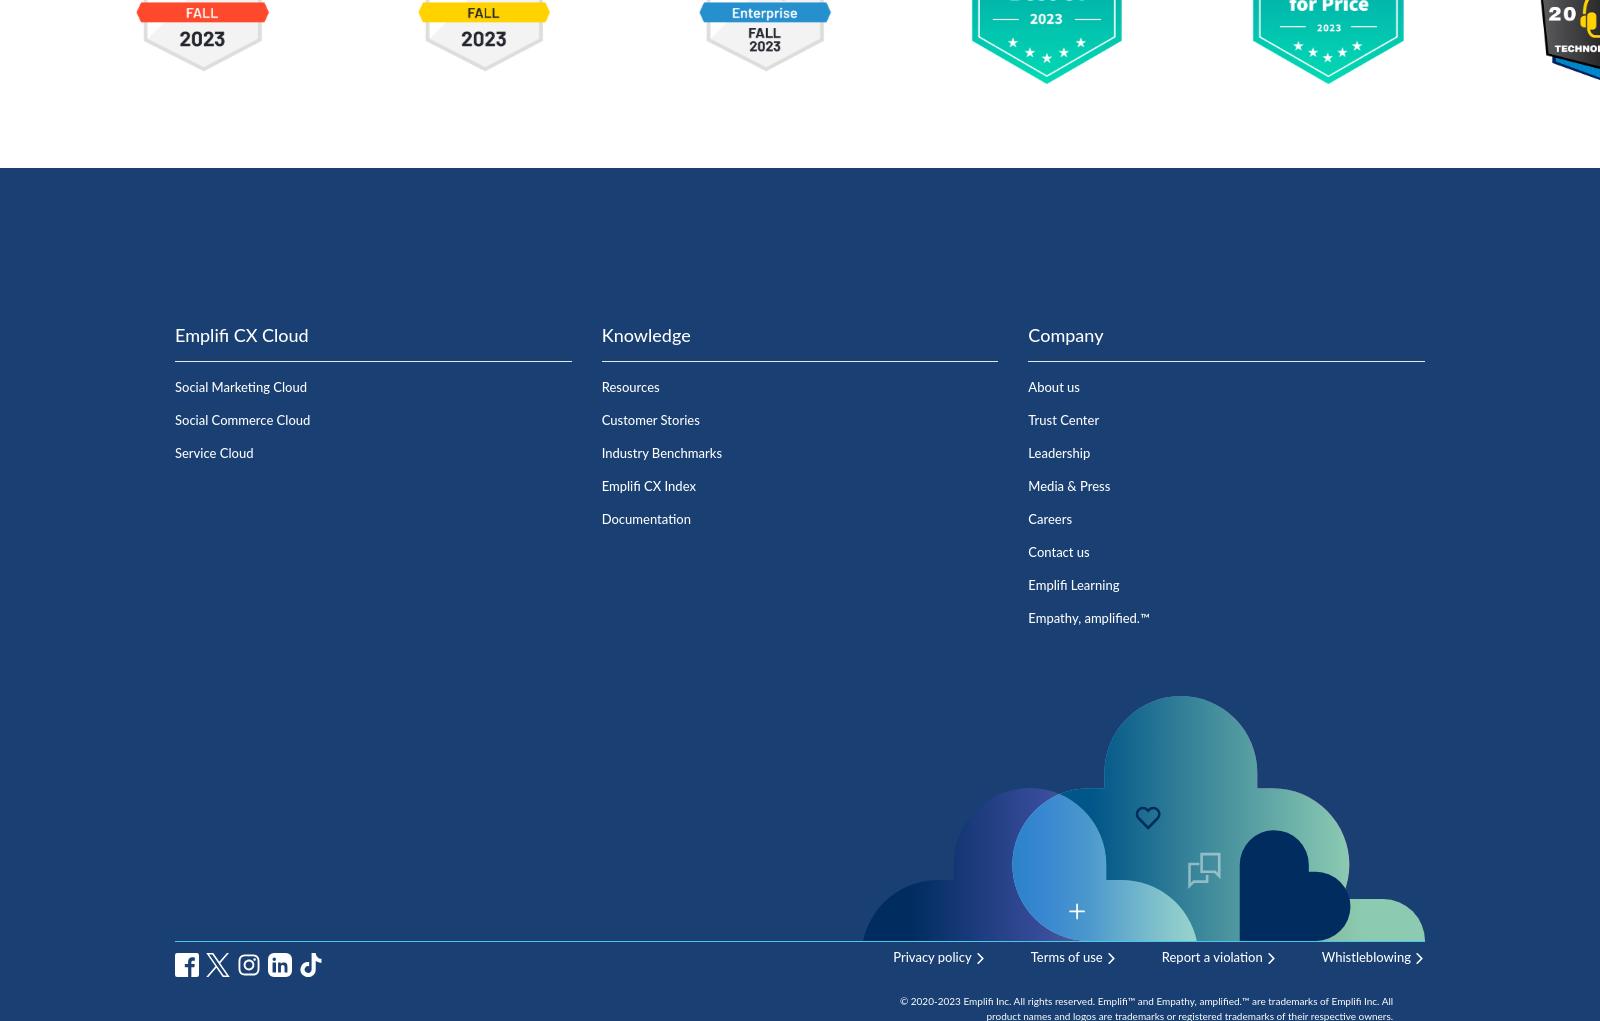  I want to click on 'About us', so click(1053, 387).